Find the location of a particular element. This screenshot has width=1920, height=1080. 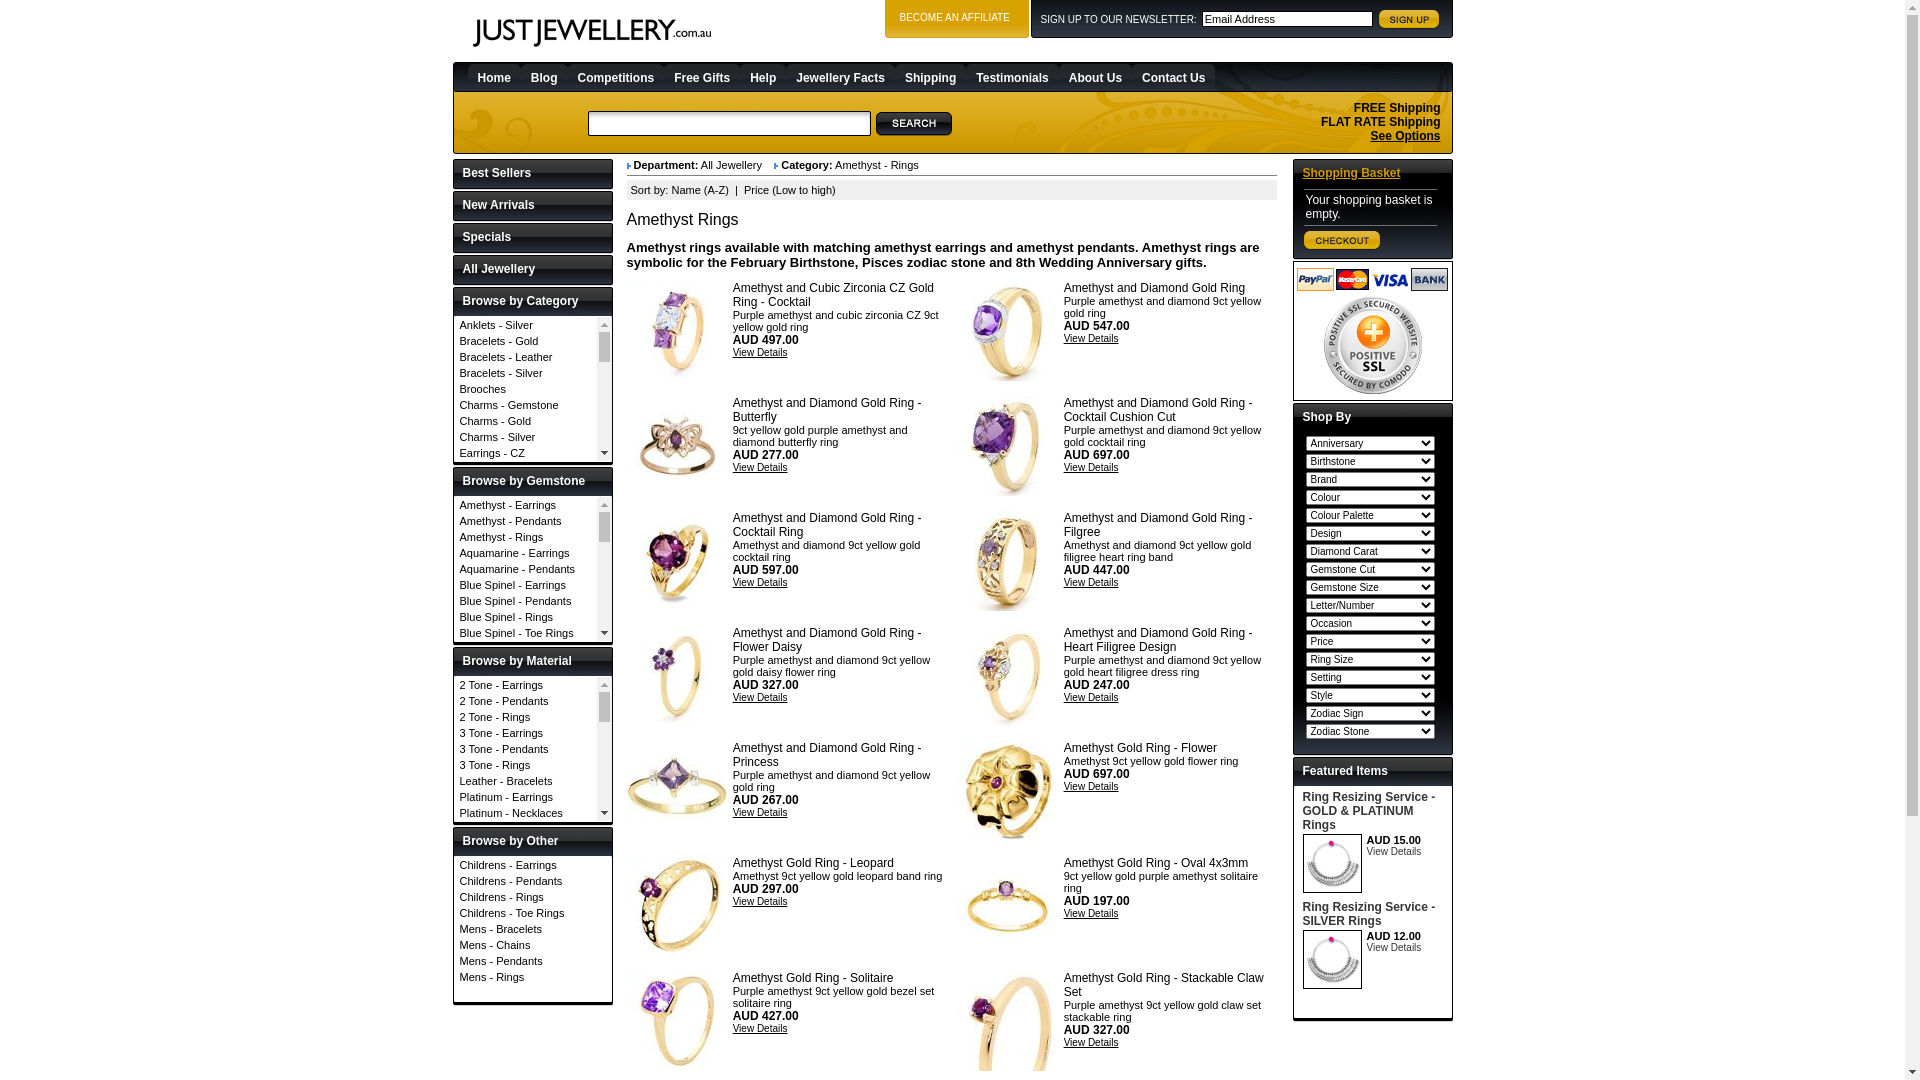

'About Us' is located at coordinates (1094, 76).